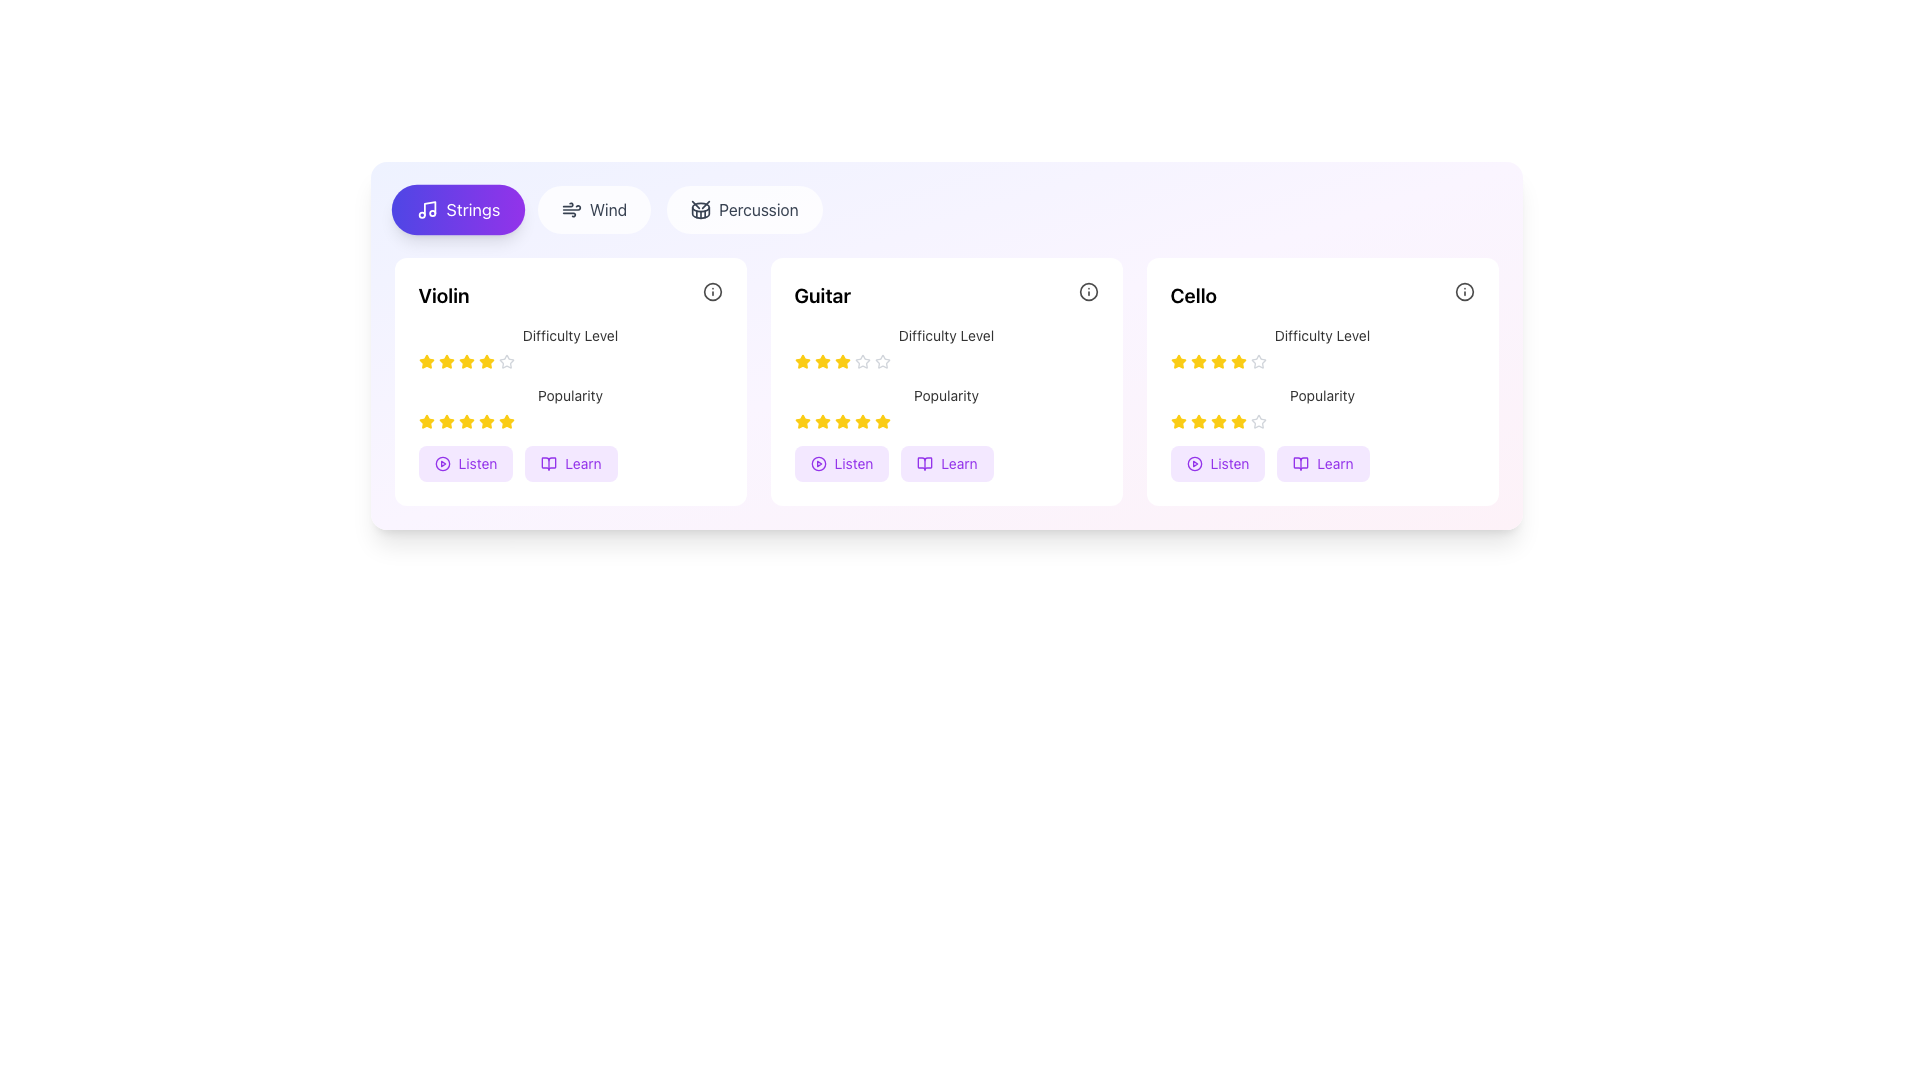 This screenshot has height=1080, width=1920. What do you see at coordinates (1237, 420) in the screenshot?
I see `the fifth star icon representing 'Popularity' in the rating system of the 'Cello' card` at bounding box center [1237, 420].